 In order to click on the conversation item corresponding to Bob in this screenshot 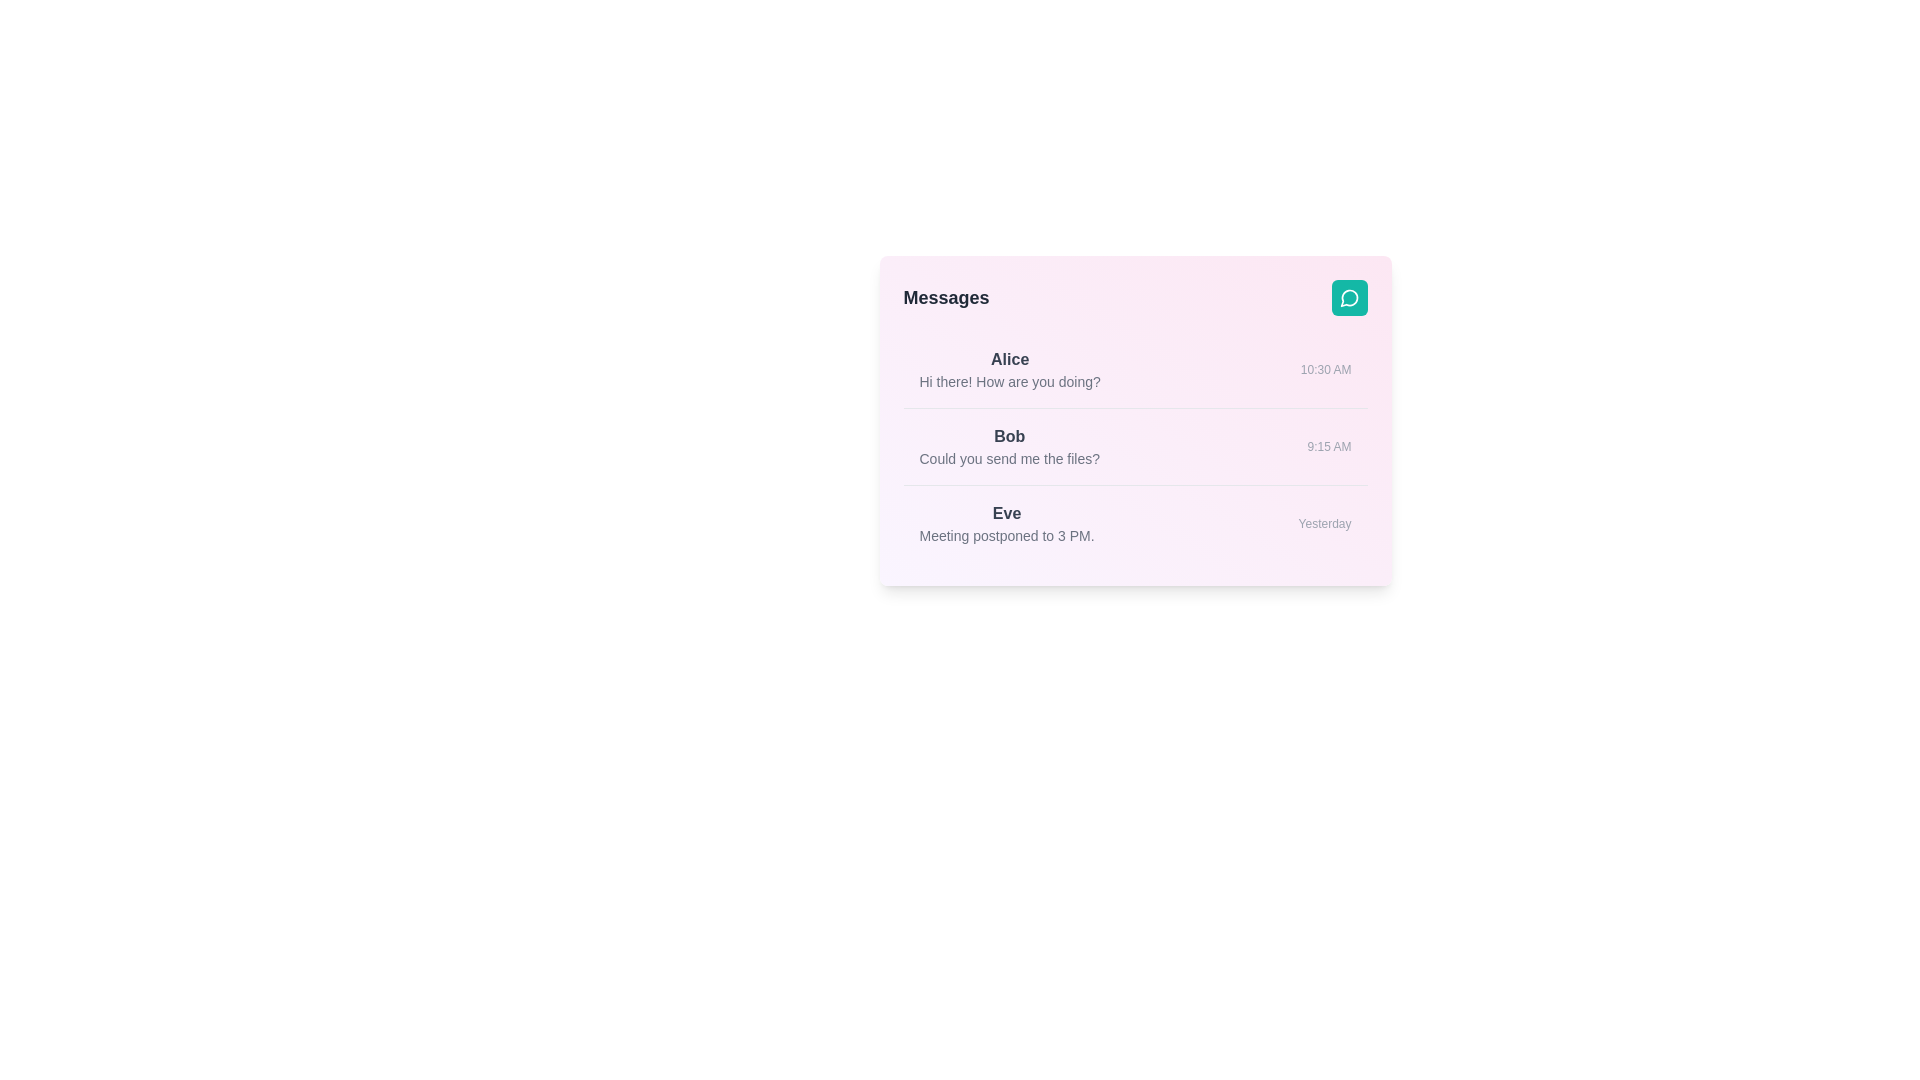, I will do `click(1135, 445)`.